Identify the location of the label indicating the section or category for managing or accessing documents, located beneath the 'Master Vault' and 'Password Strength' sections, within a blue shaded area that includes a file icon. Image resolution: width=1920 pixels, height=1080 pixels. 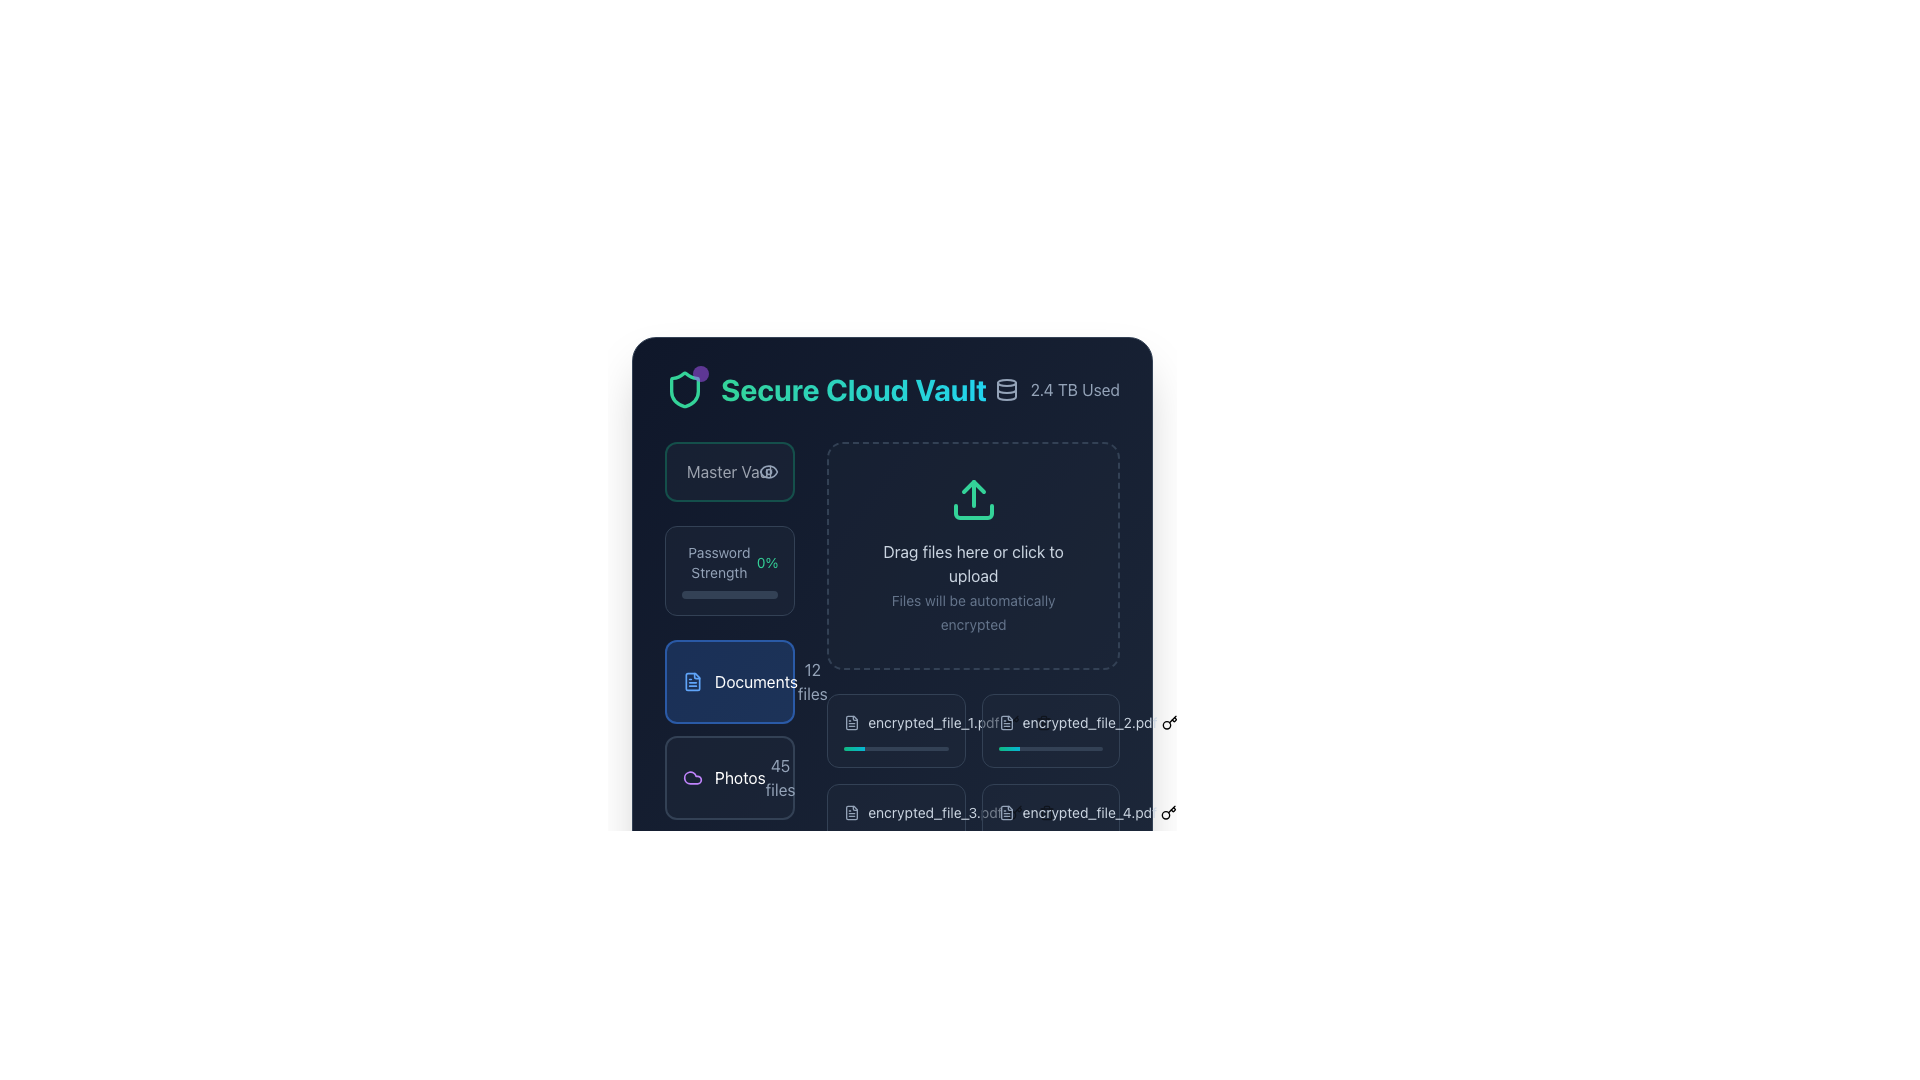
(755, 681).